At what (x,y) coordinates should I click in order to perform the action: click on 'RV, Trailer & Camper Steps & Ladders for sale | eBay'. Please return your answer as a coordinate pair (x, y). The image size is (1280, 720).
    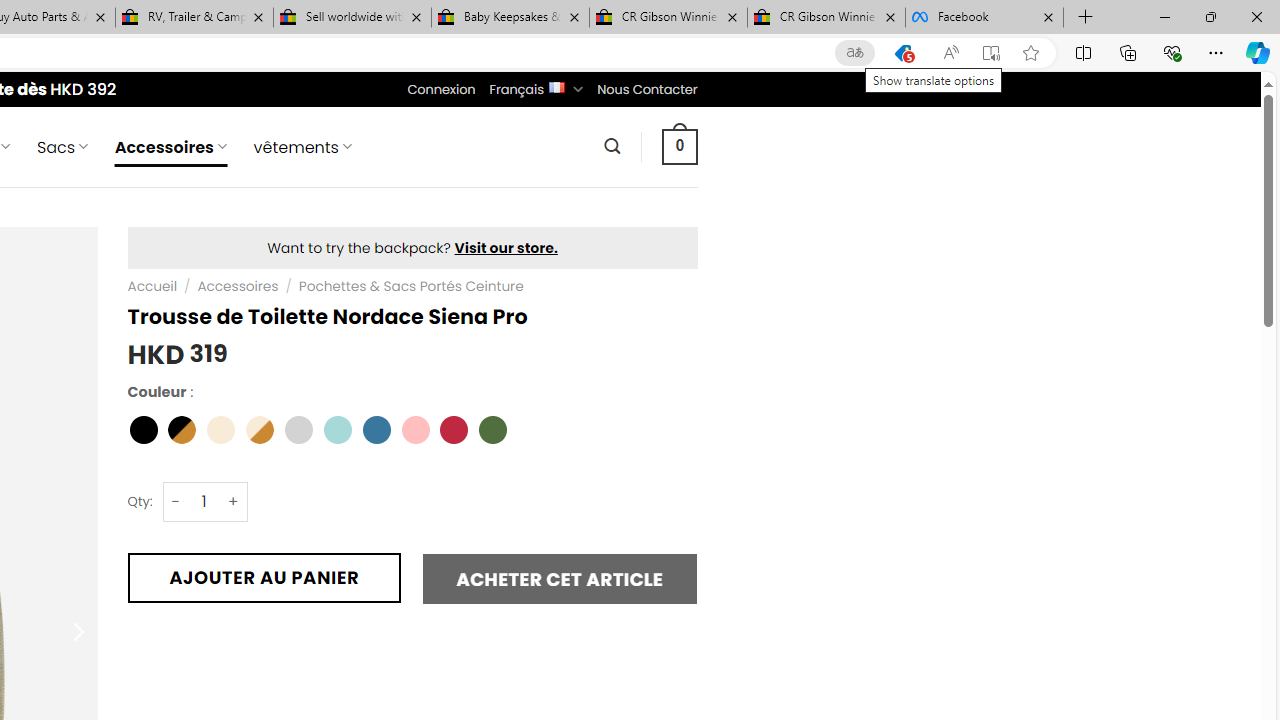
    Looking at the image, I should click on (194, 17).